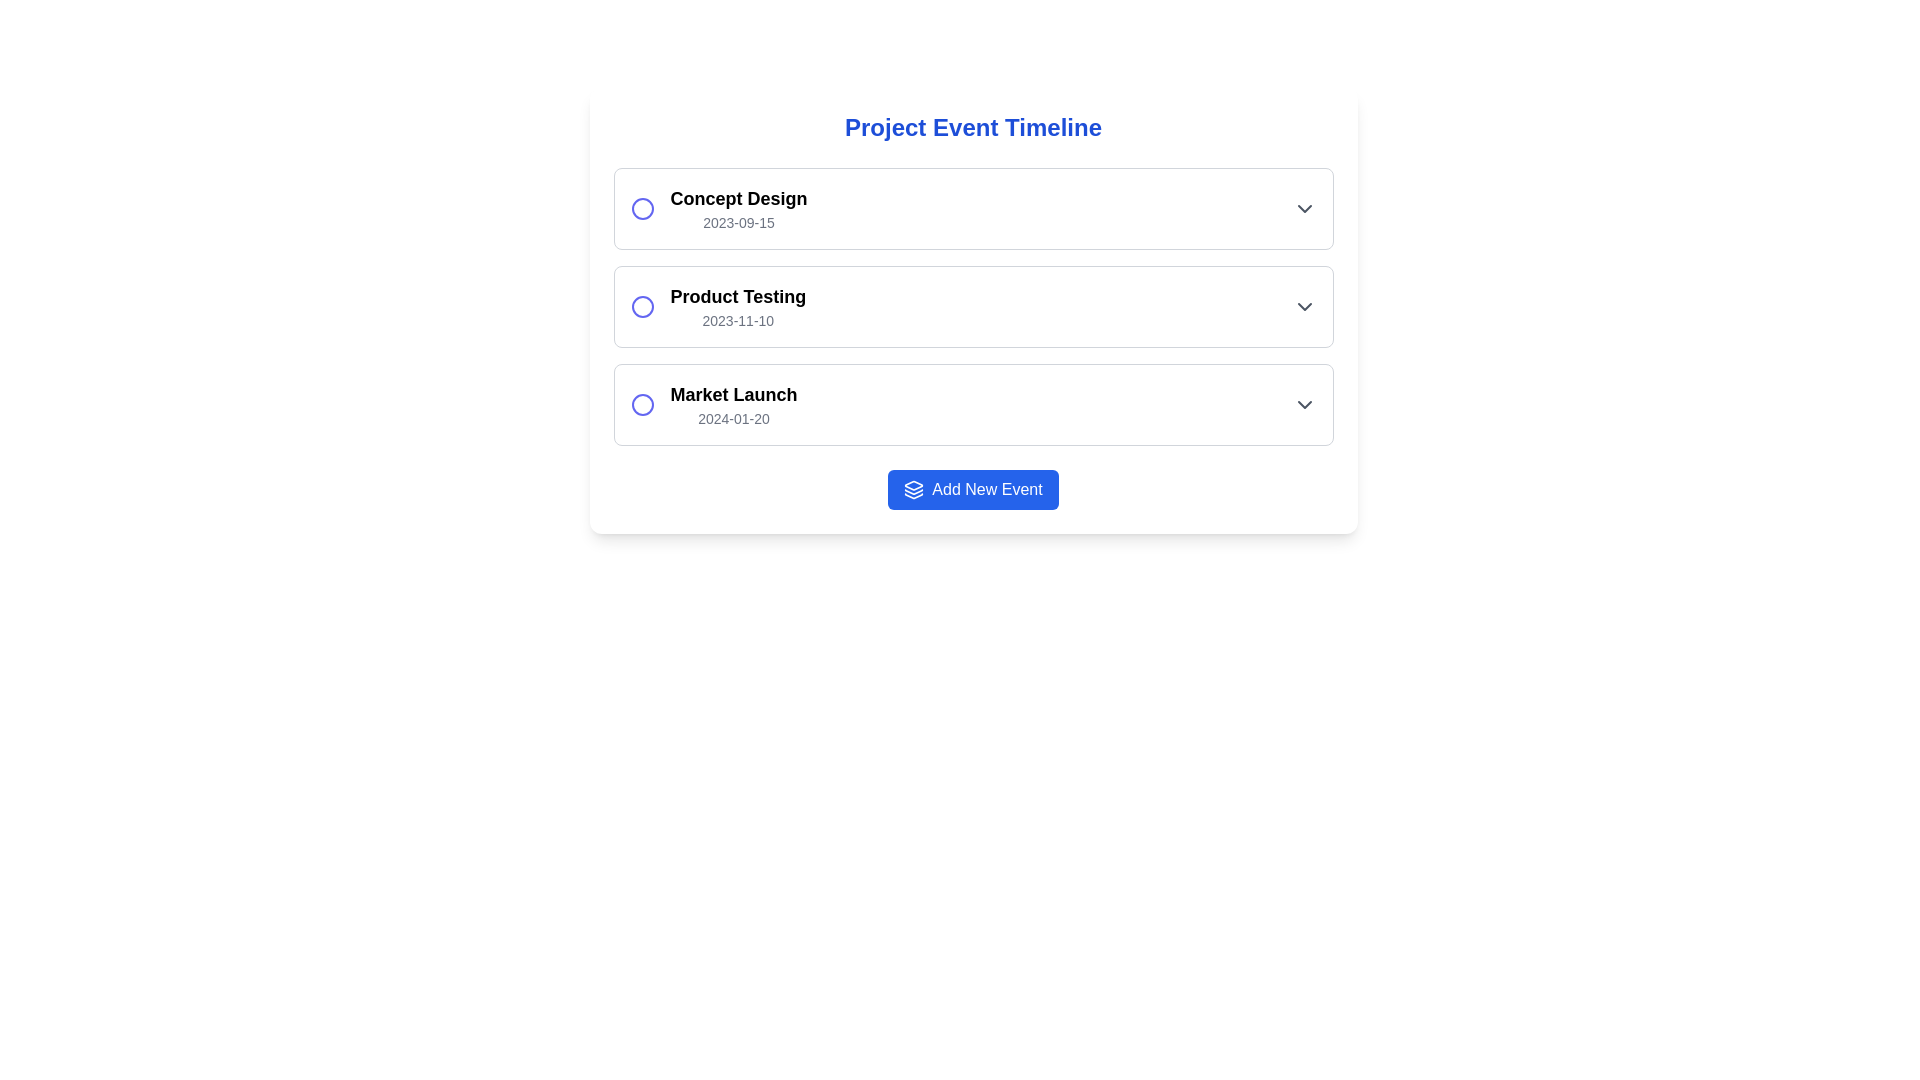  What do you see at coordinates (718, 307) in the screenshot?
I see `the second list item labeled 'Product Testing' with a blue outlined circular icon and a timestamp '2023-11-10' located under the 'Project Event Timeline' heading` at bounding box center [718, 307].